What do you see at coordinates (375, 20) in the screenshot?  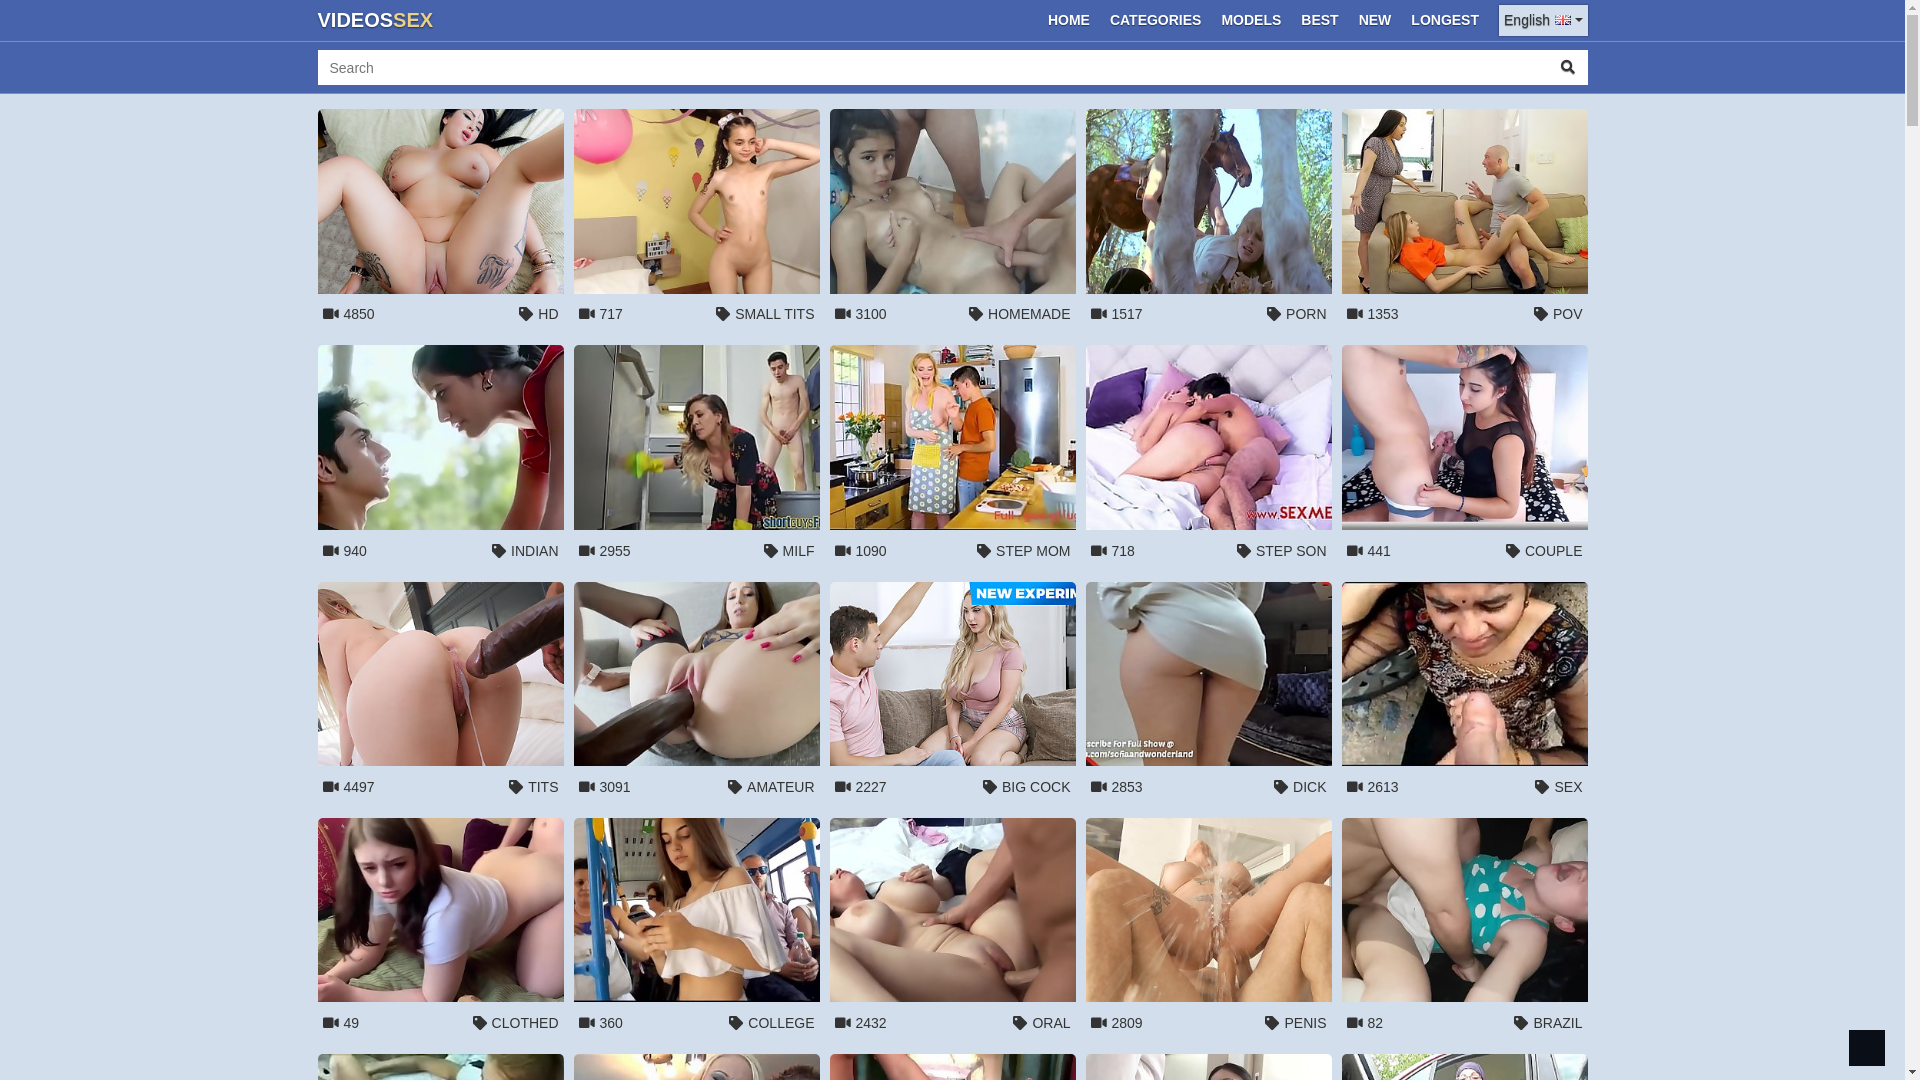 I see `'VIDEOSSEX'` at bounding box center [375, 20].